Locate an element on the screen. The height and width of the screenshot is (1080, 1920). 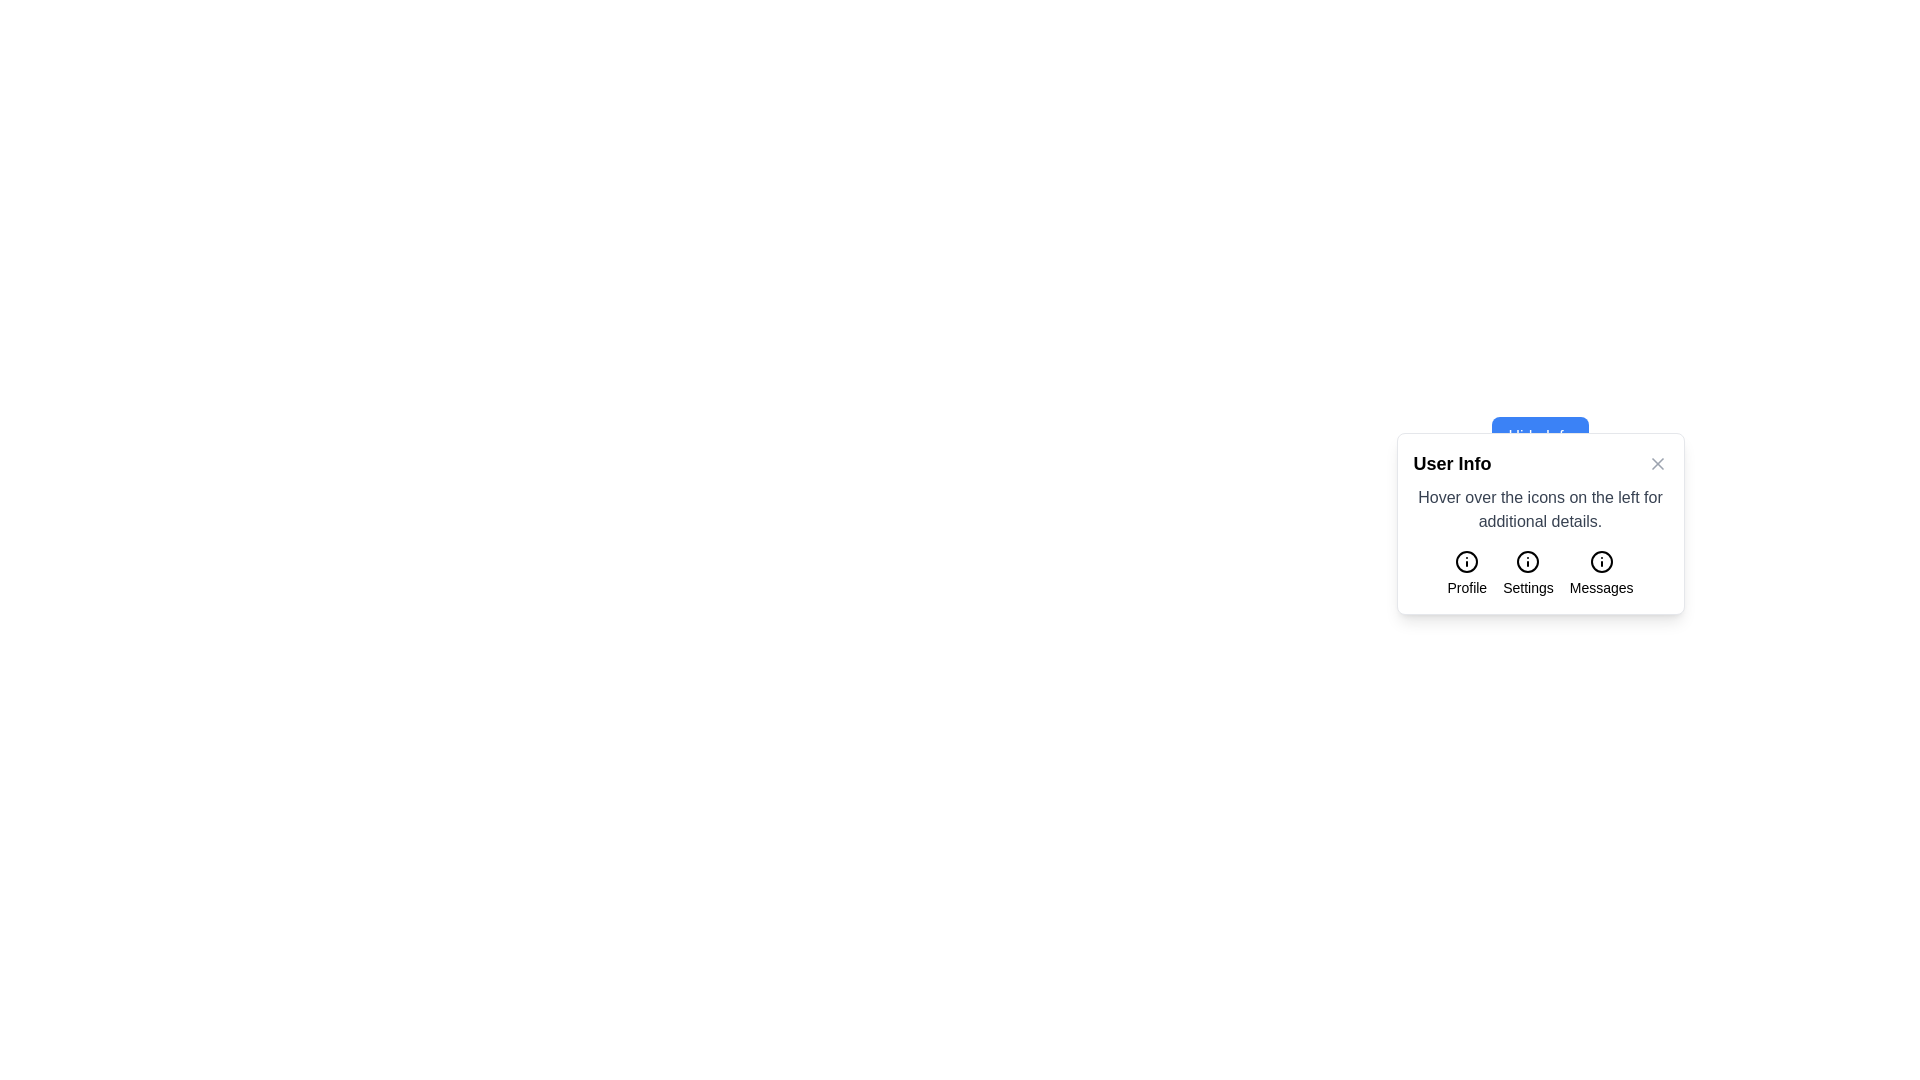
the Text label that describes the settings icon located directly beneath it, which is part of a horizontal group of options including 'Profile', 'Settings', and 'Messages' is located at coordinates (1527, 586).